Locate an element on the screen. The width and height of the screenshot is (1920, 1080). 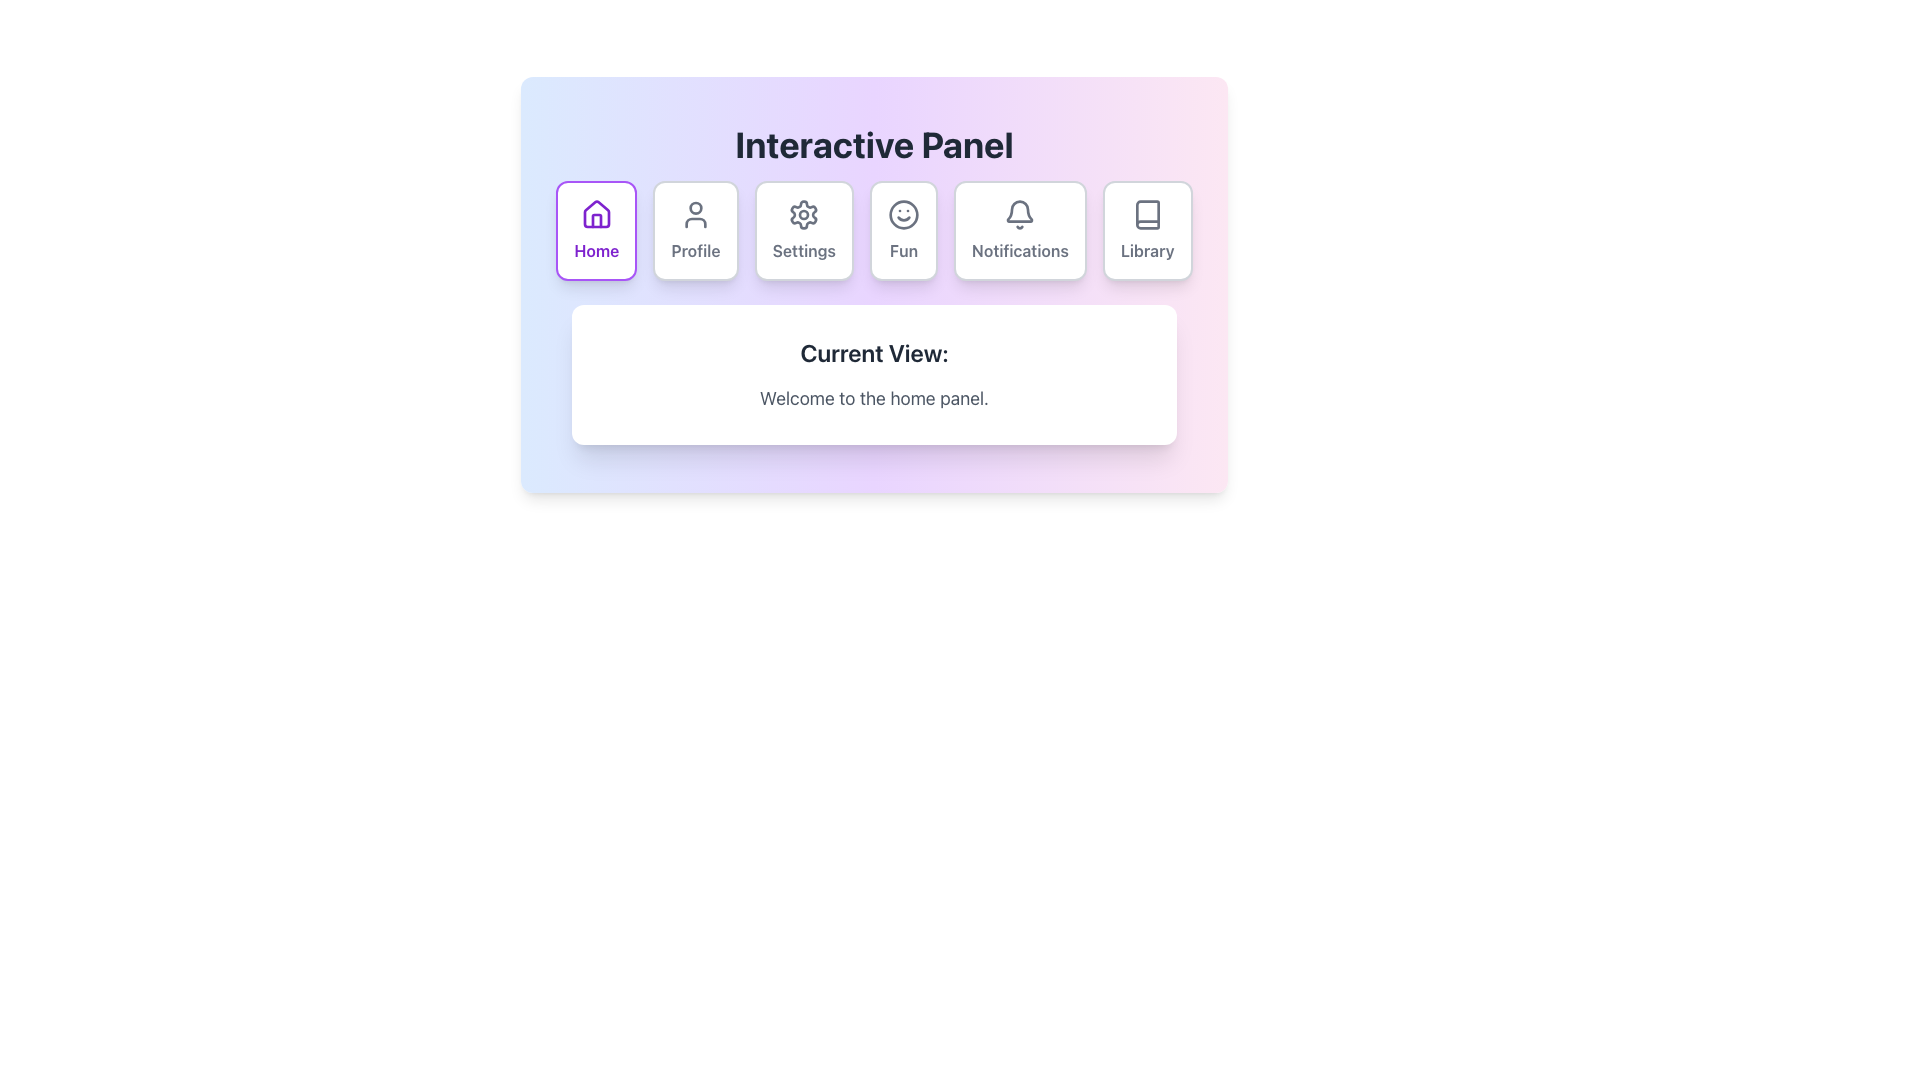
the 'Fun' button icon located in the navigation bar at the top center of the interface, which is the fourth item from the left is located at coordinates (902, 215).